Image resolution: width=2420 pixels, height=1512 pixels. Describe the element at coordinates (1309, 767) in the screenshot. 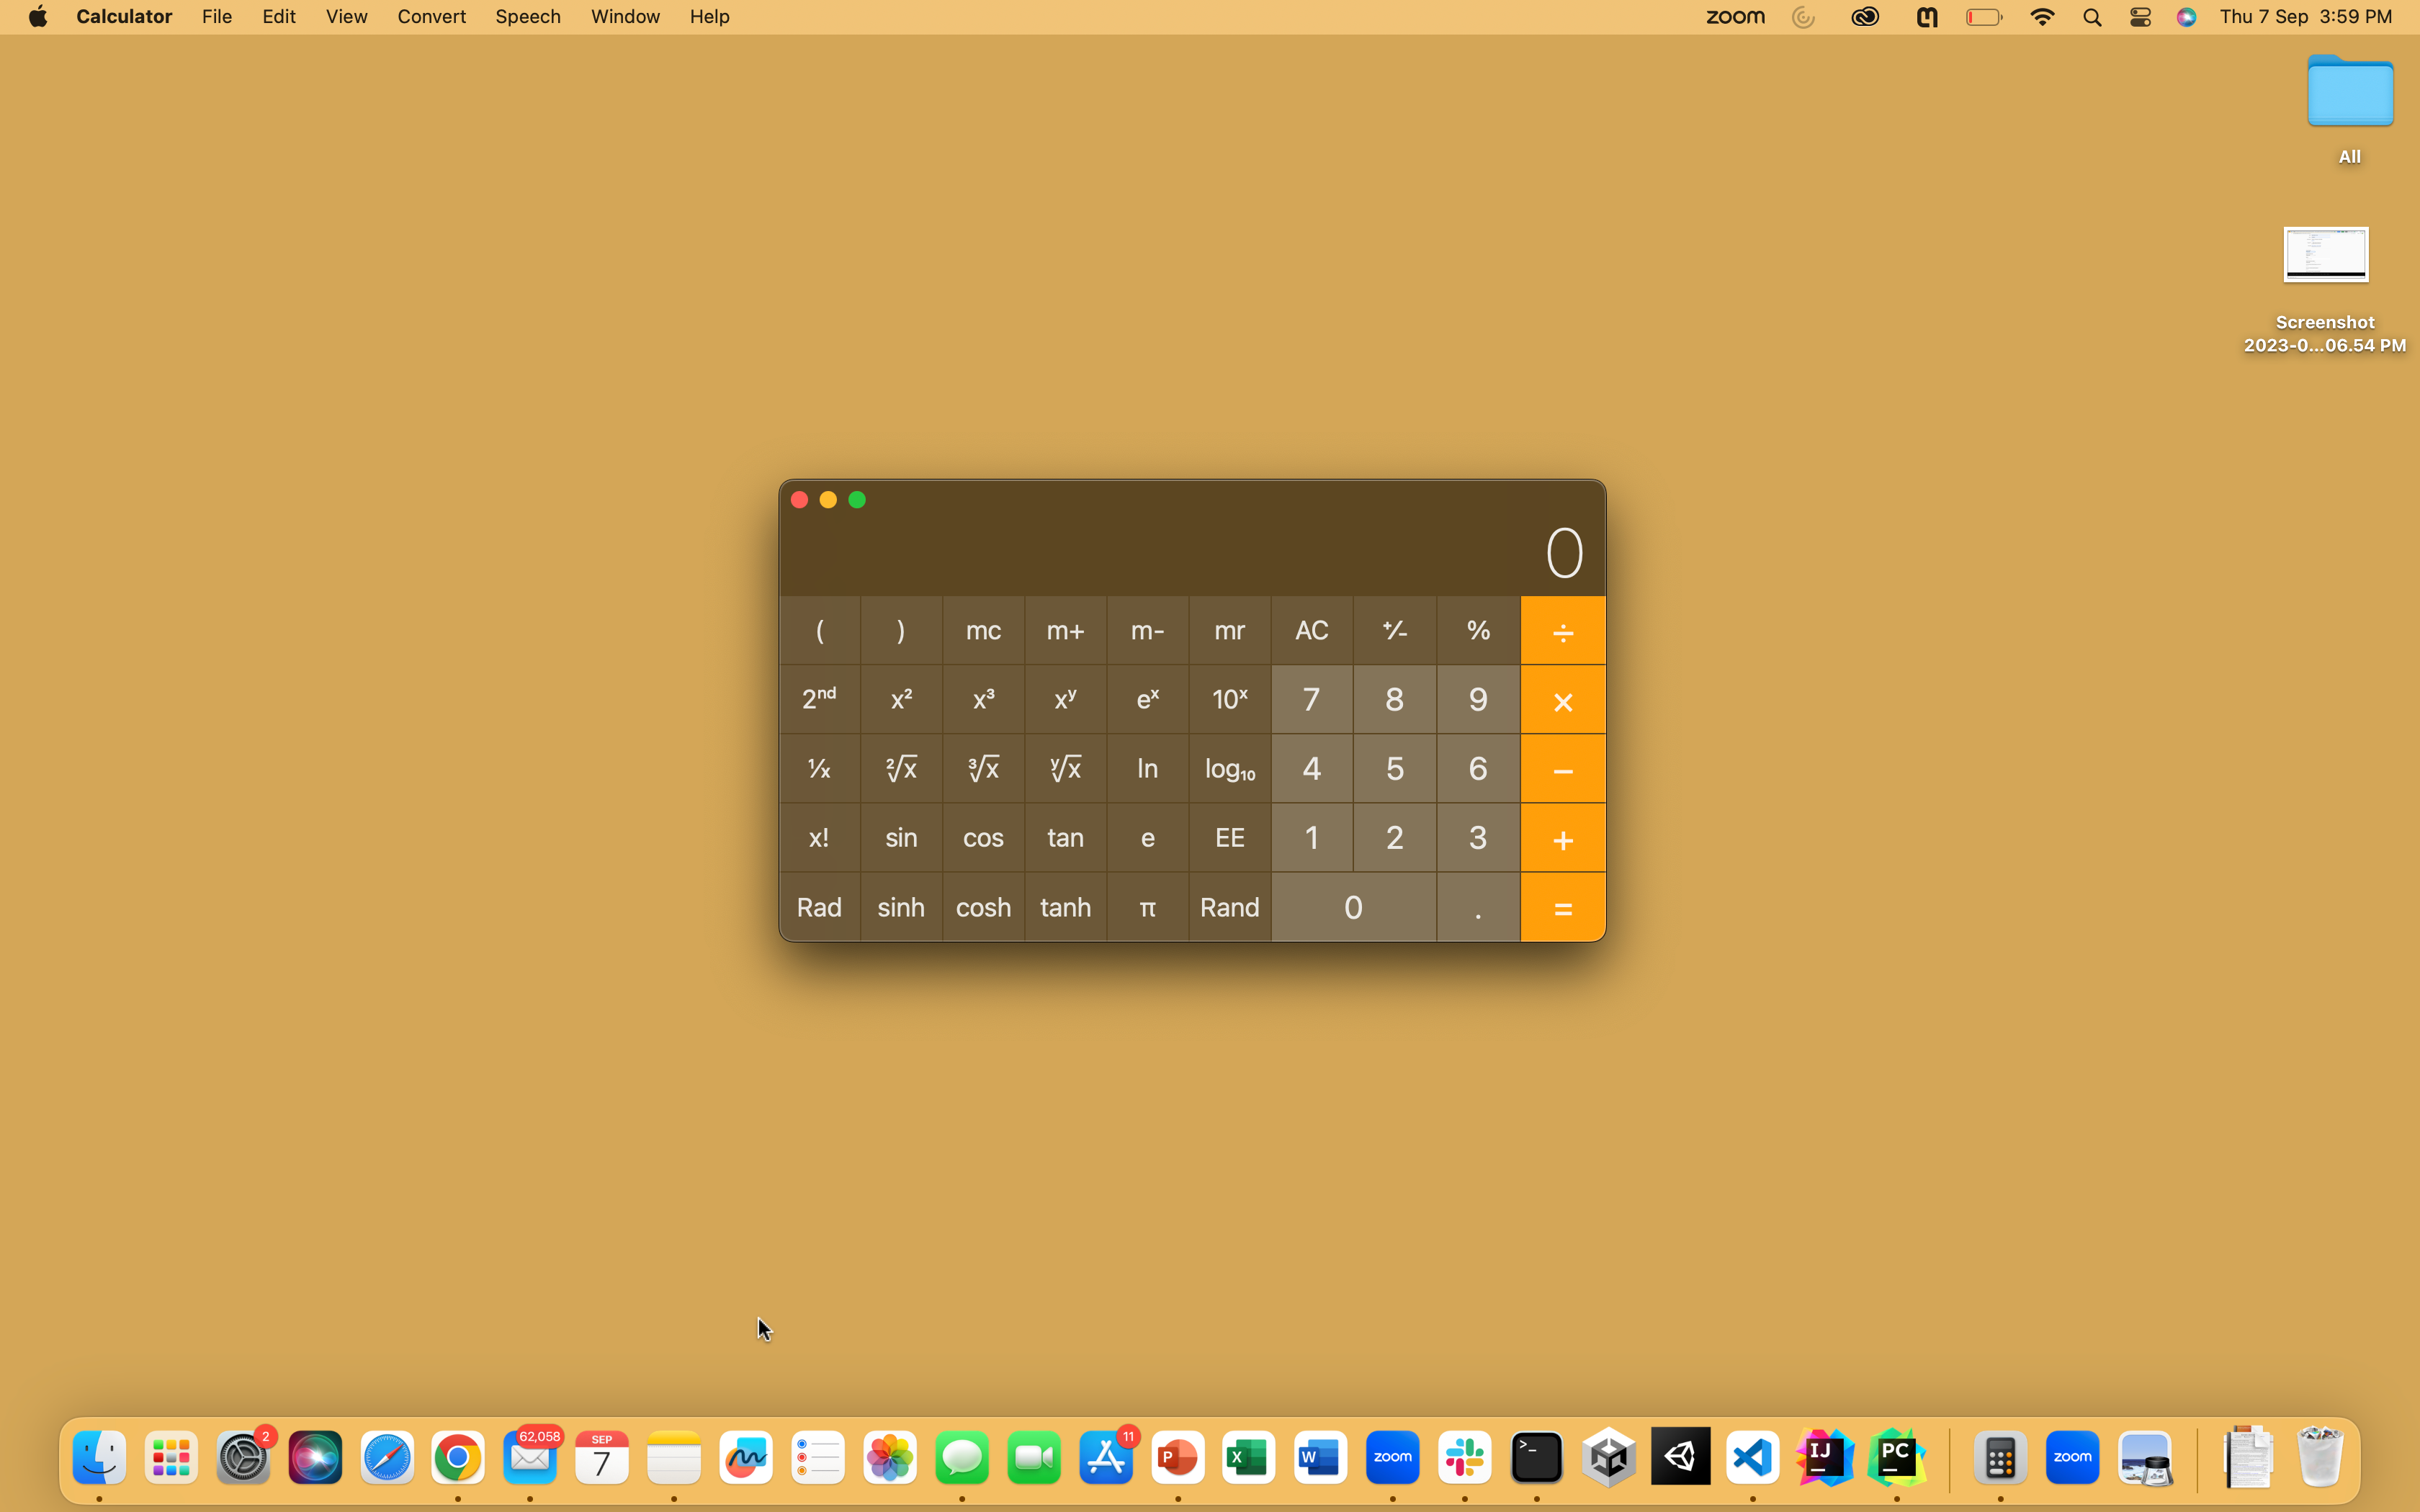

I see `Calculate the sine of 45 degrees` at that location.